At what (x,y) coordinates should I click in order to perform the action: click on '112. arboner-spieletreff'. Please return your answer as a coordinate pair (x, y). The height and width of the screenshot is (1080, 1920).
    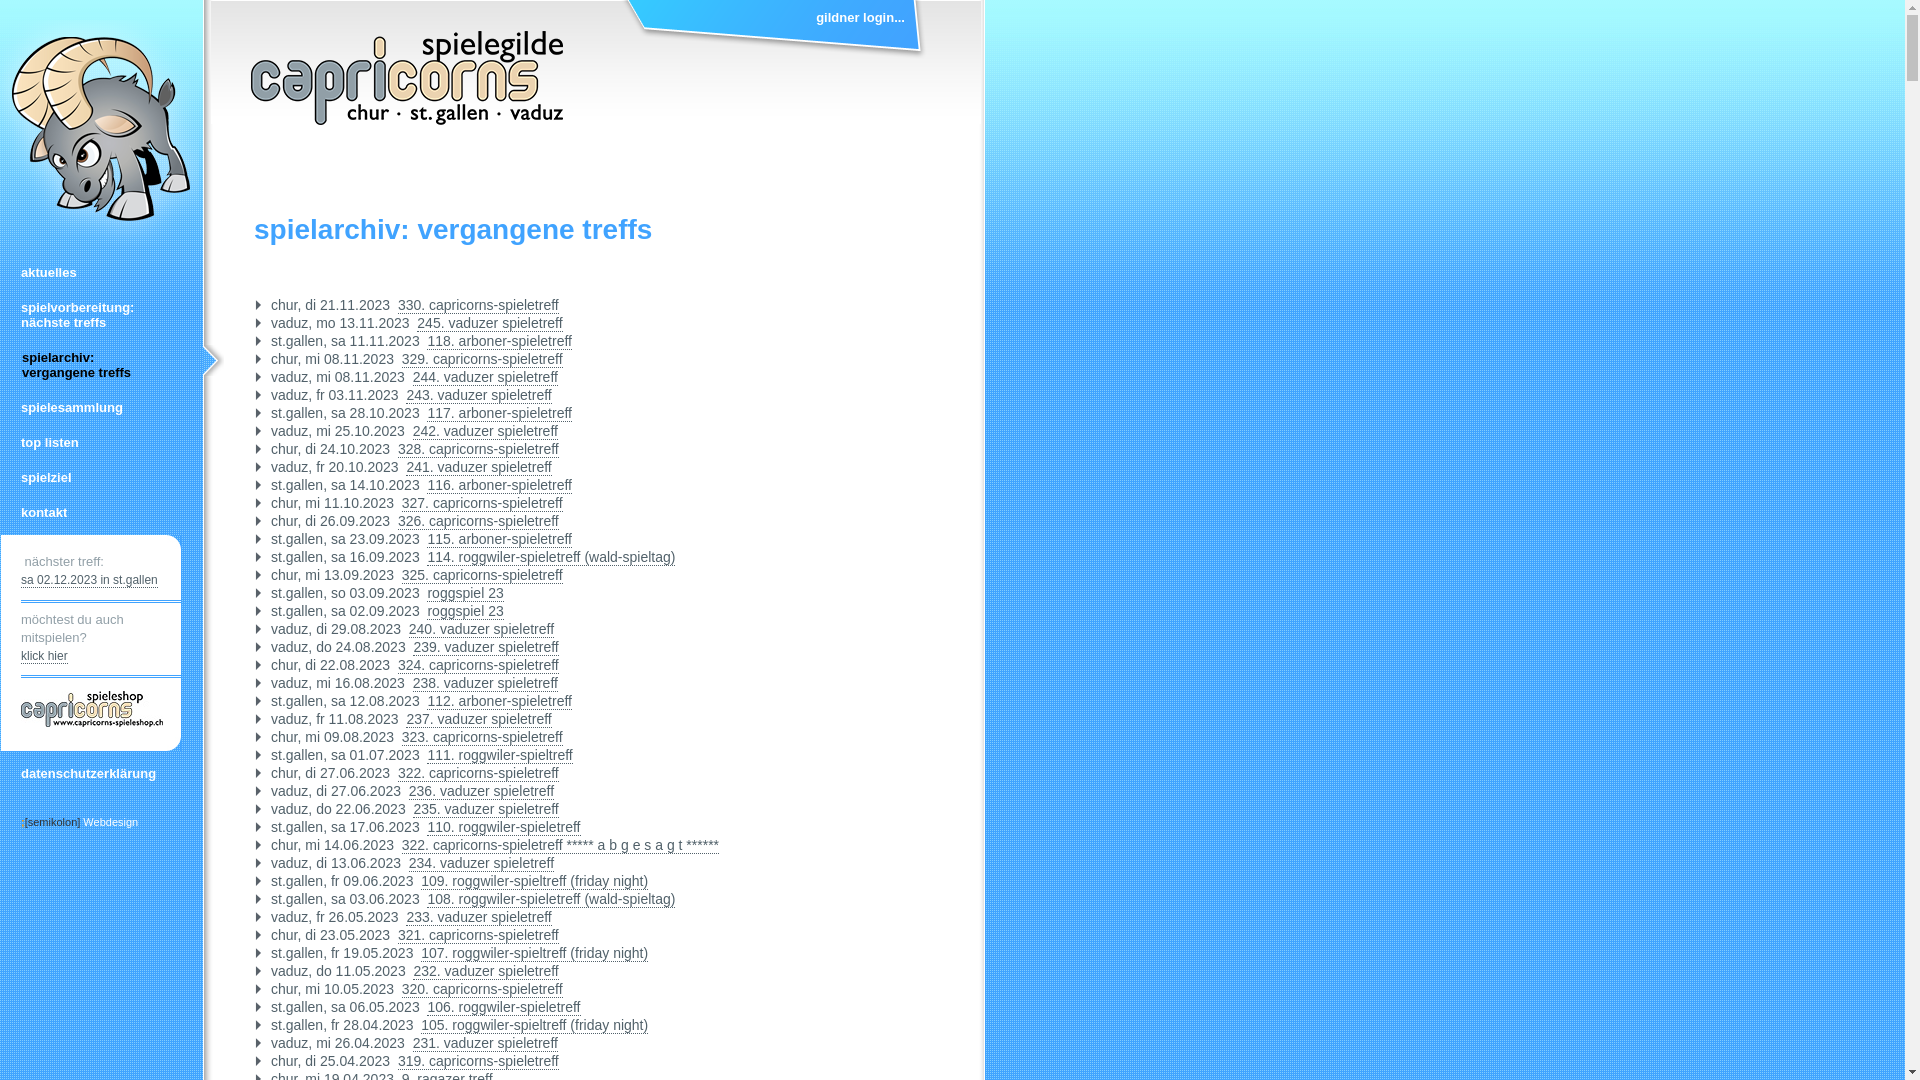
    Looking at the image, I should click on (499, 700).